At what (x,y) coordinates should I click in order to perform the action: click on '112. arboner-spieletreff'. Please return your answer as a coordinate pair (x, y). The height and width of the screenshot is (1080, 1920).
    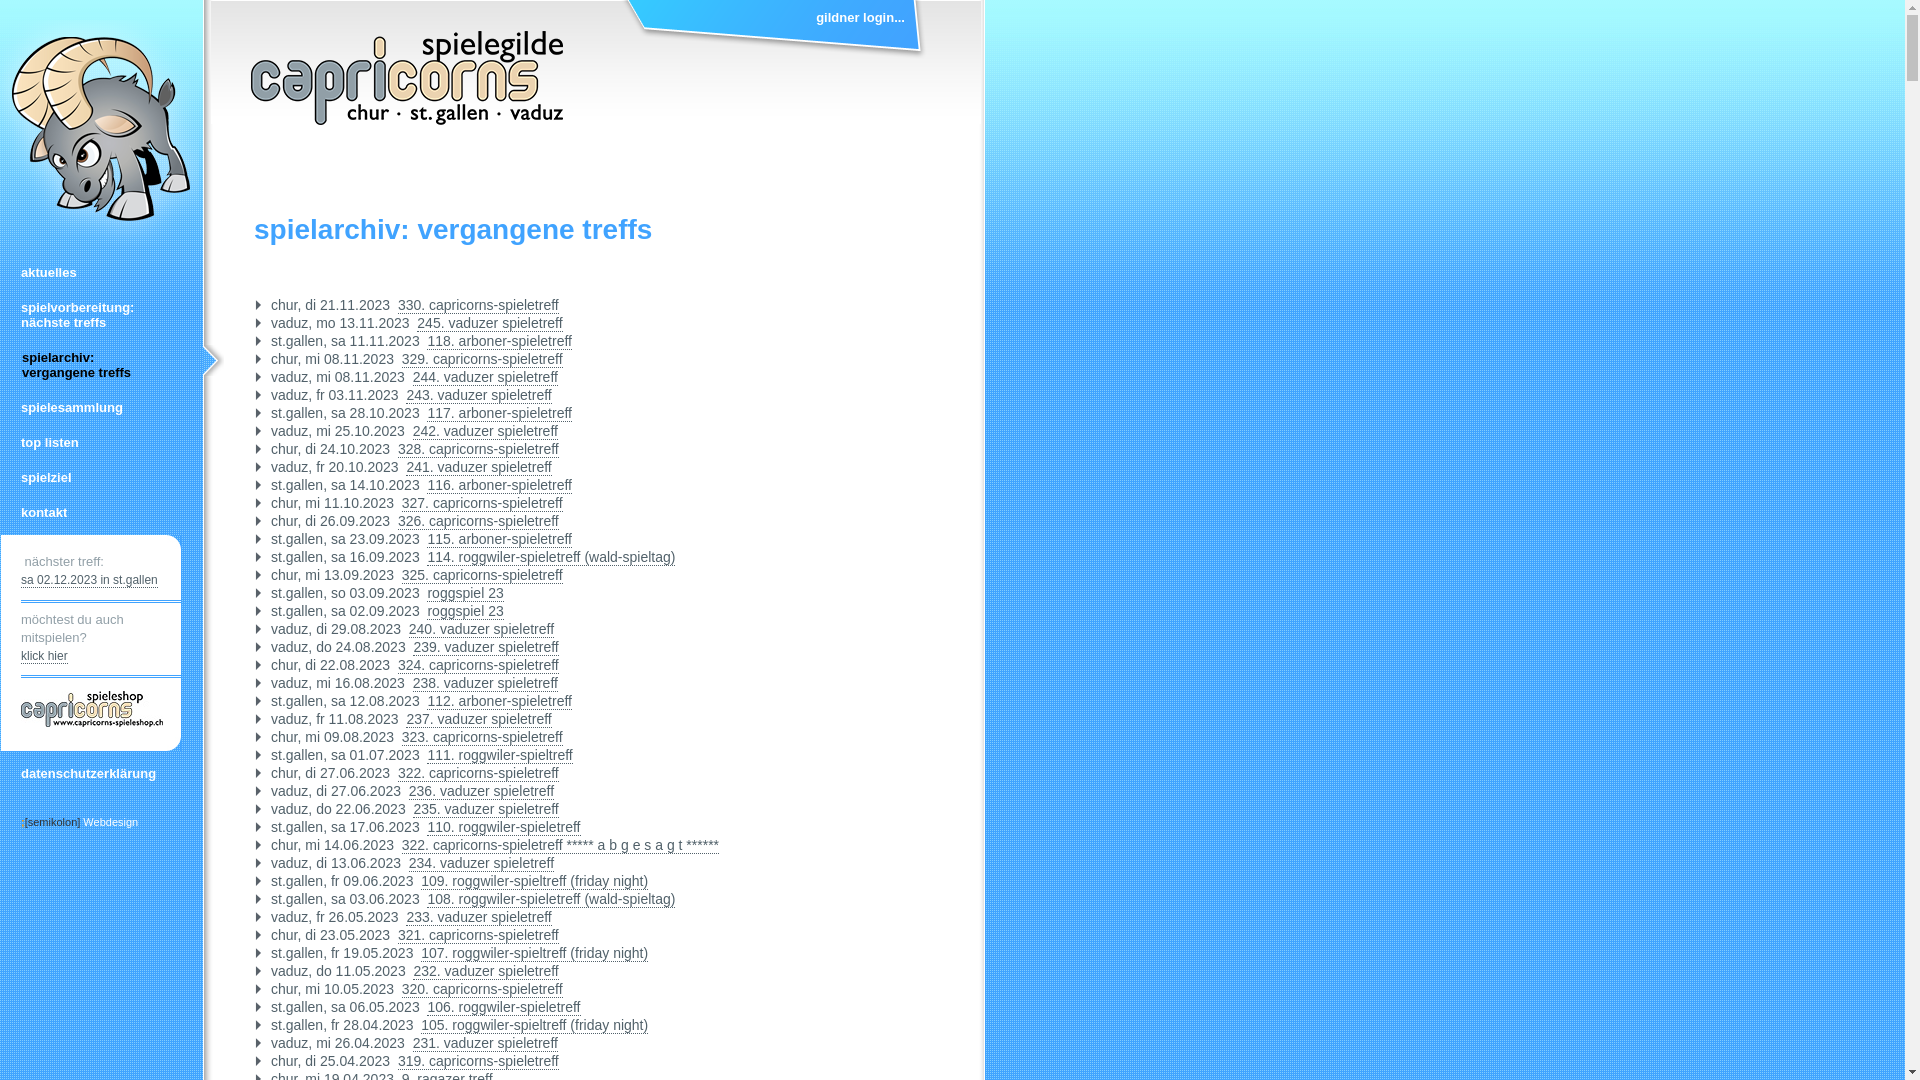
    Looking at the image, I should click on (499, 700).